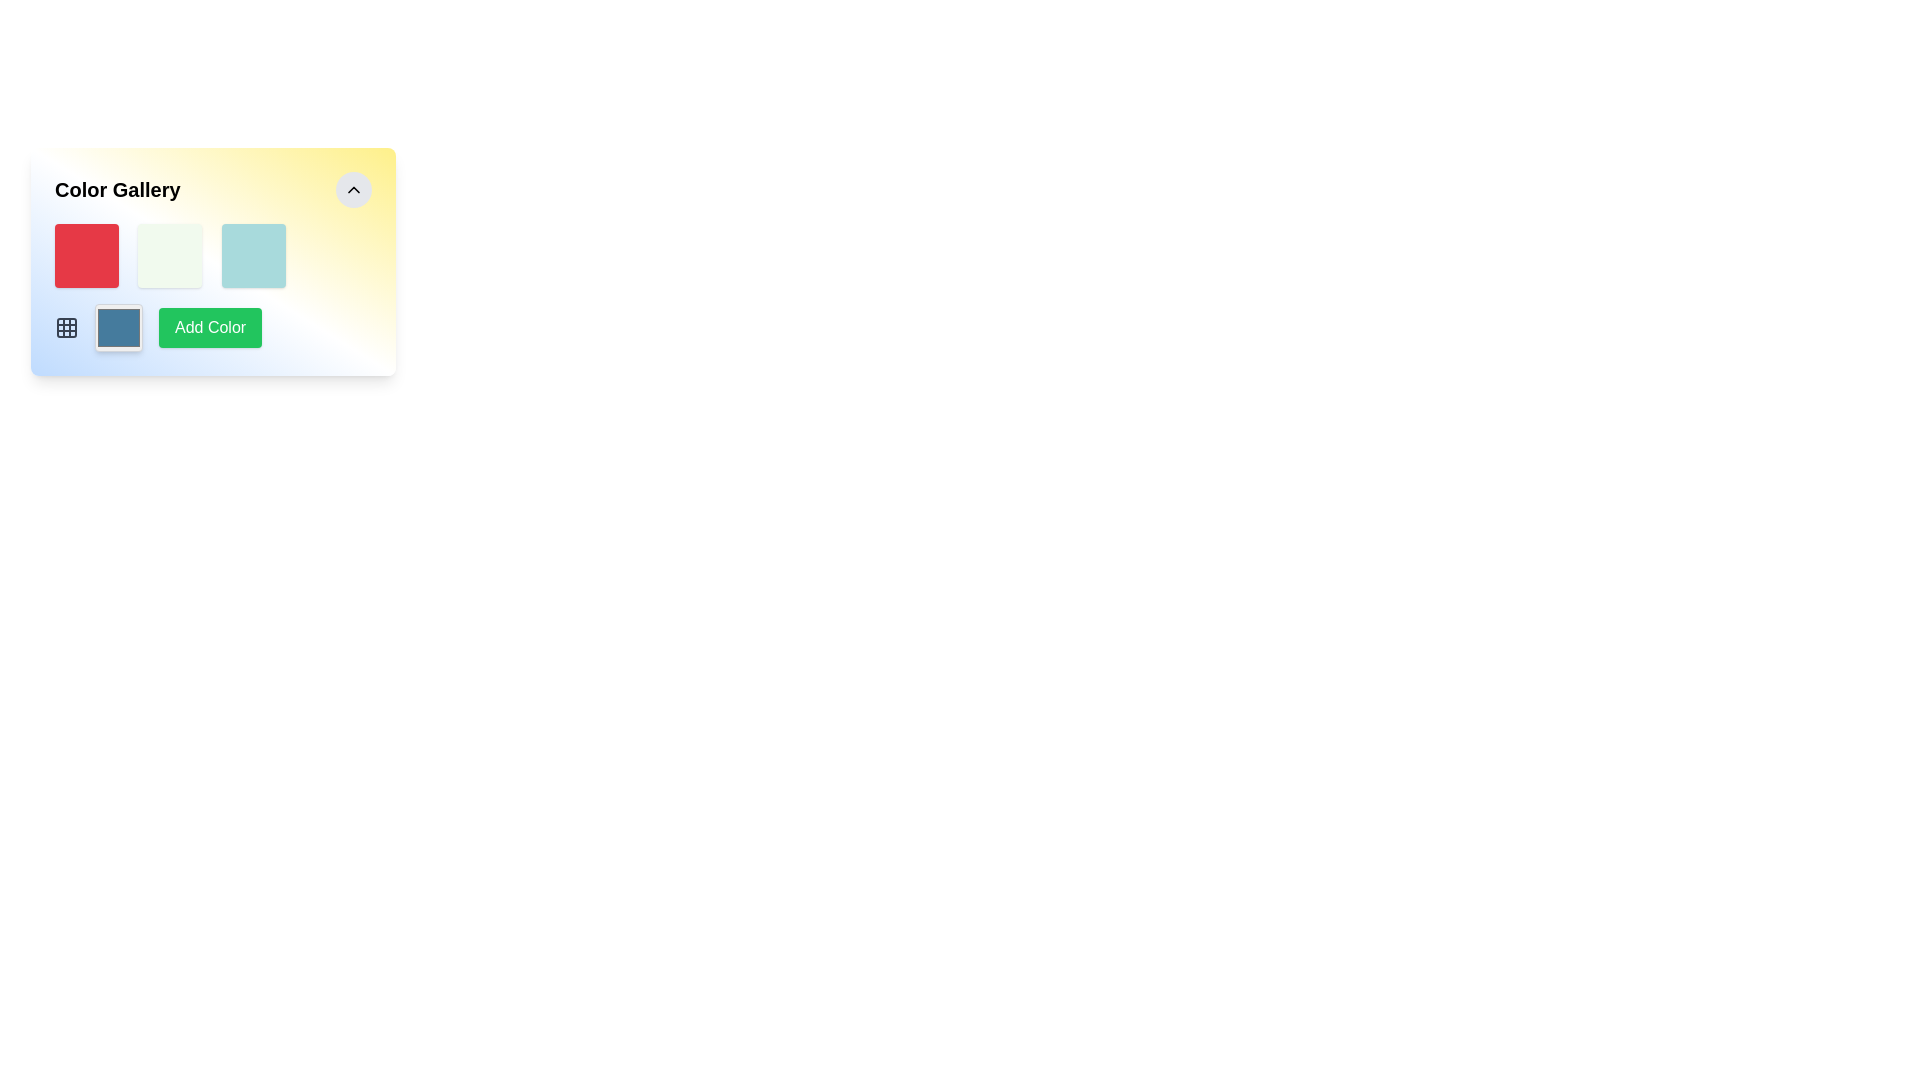  I want to click on the green rectangular button labeled 'Add Color' located in the lower central section of the 'Color Gallery' card interface, so click(213, 288).